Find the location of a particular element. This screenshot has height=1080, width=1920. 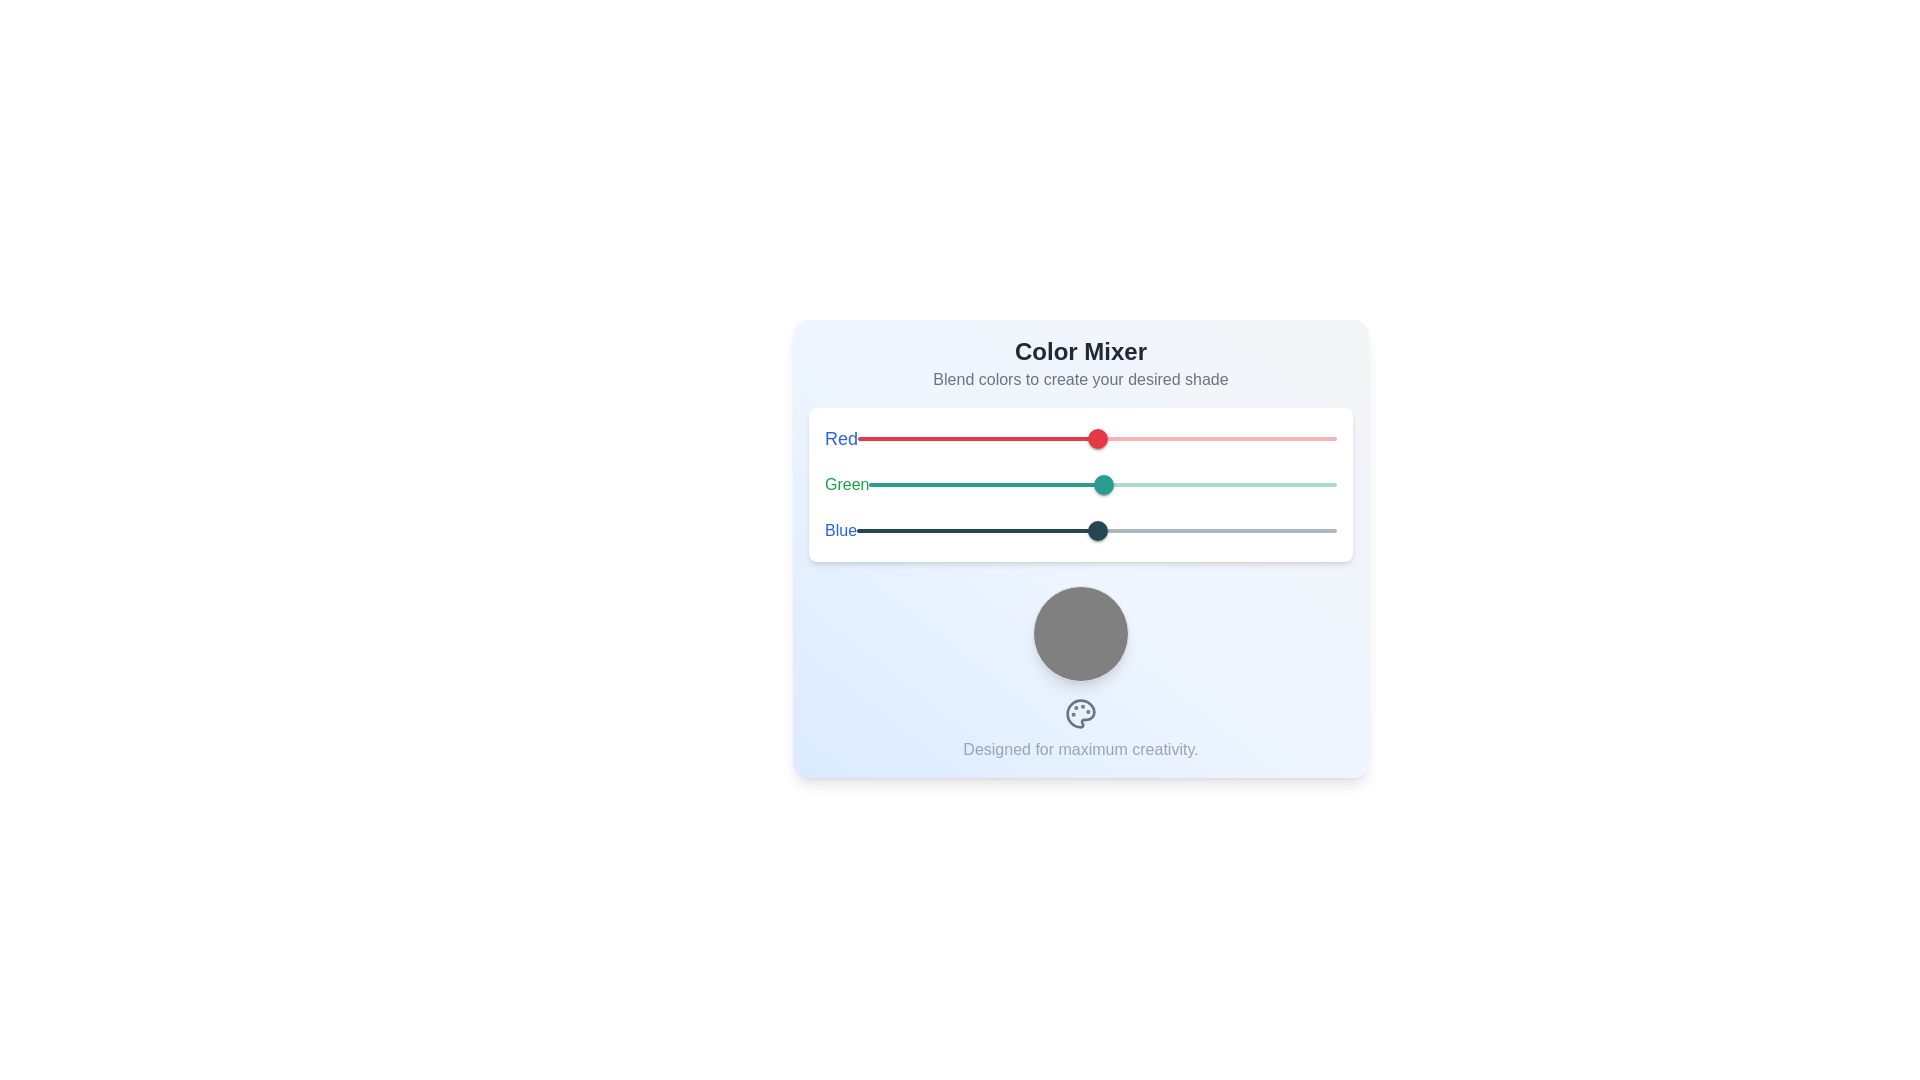

the circular graphical representation with a gray background and a well-defined border located below the RGB sliders is located at coordinates (1079, 633).